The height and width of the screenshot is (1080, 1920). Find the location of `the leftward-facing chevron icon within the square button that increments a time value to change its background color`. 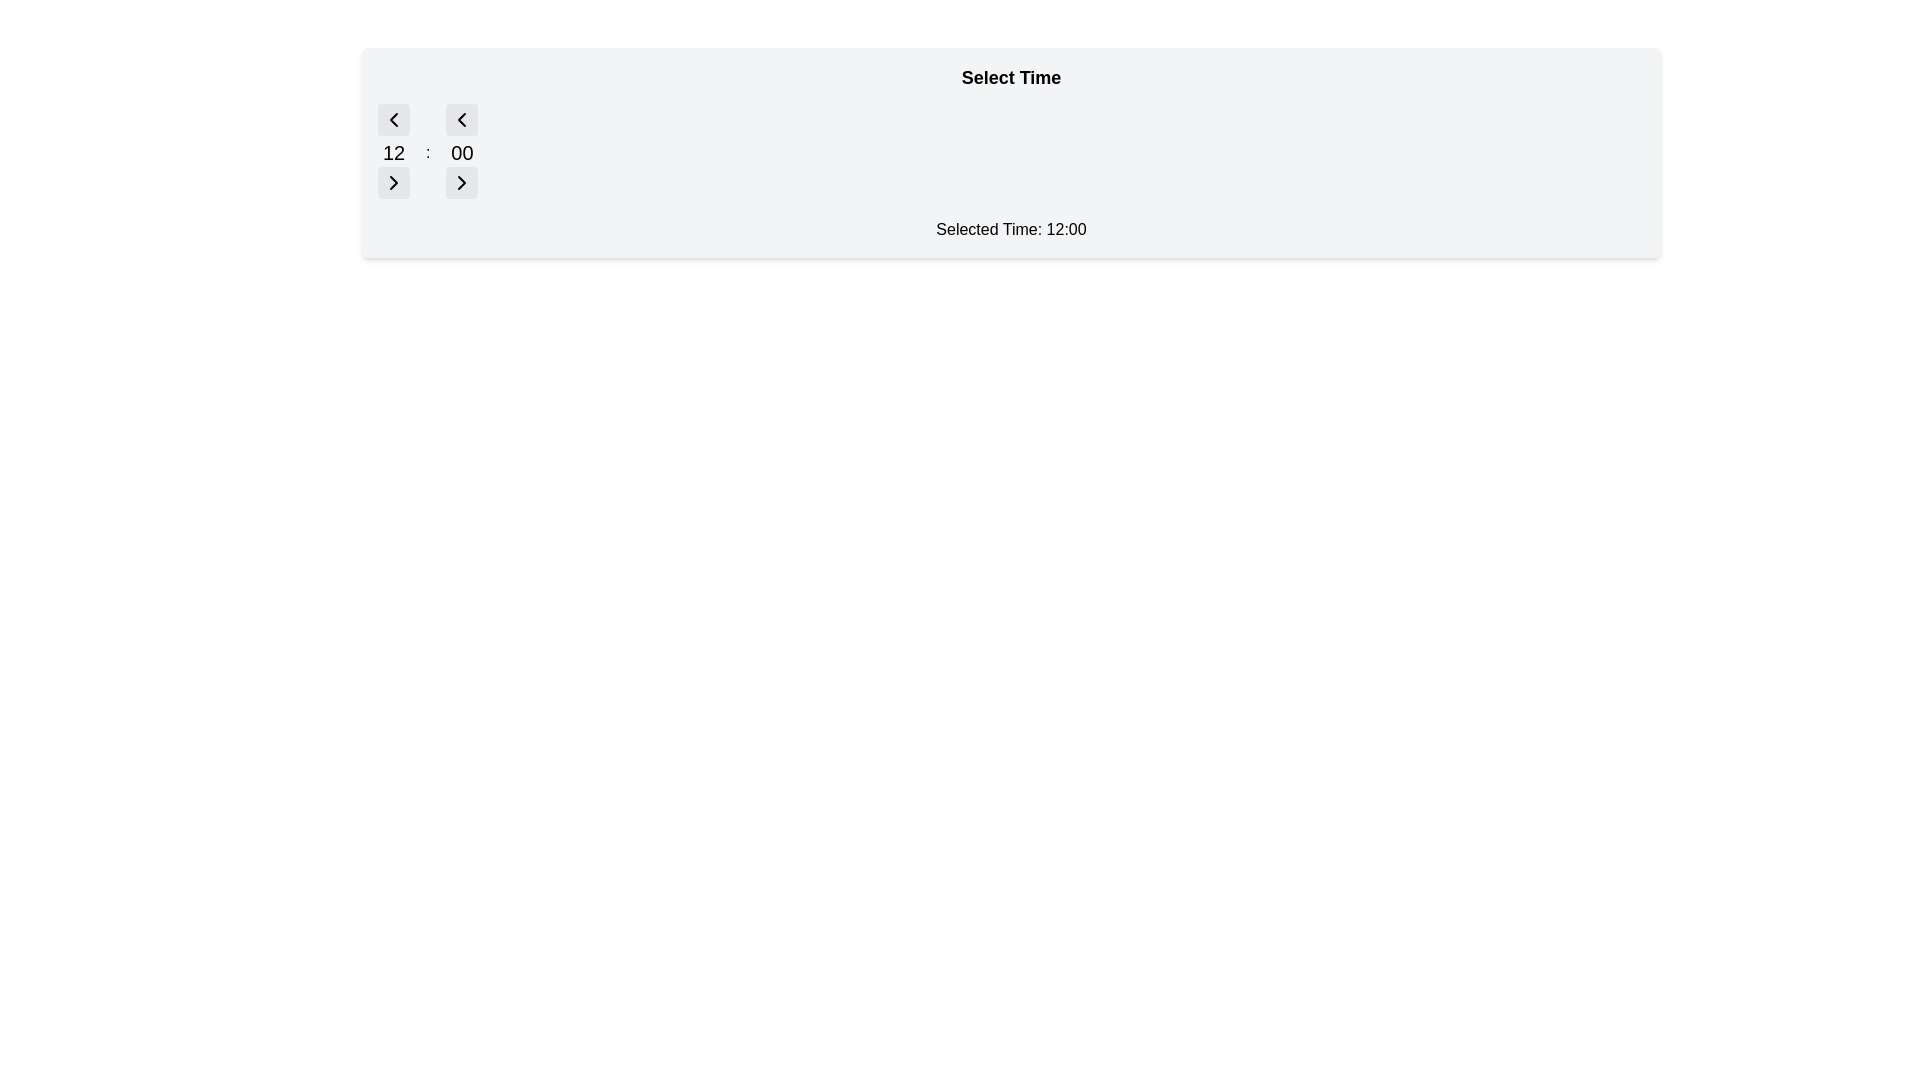

the leftward-facing chevron icon within the square button that increments a time value to change its background color is located at coordinates (393, 119).